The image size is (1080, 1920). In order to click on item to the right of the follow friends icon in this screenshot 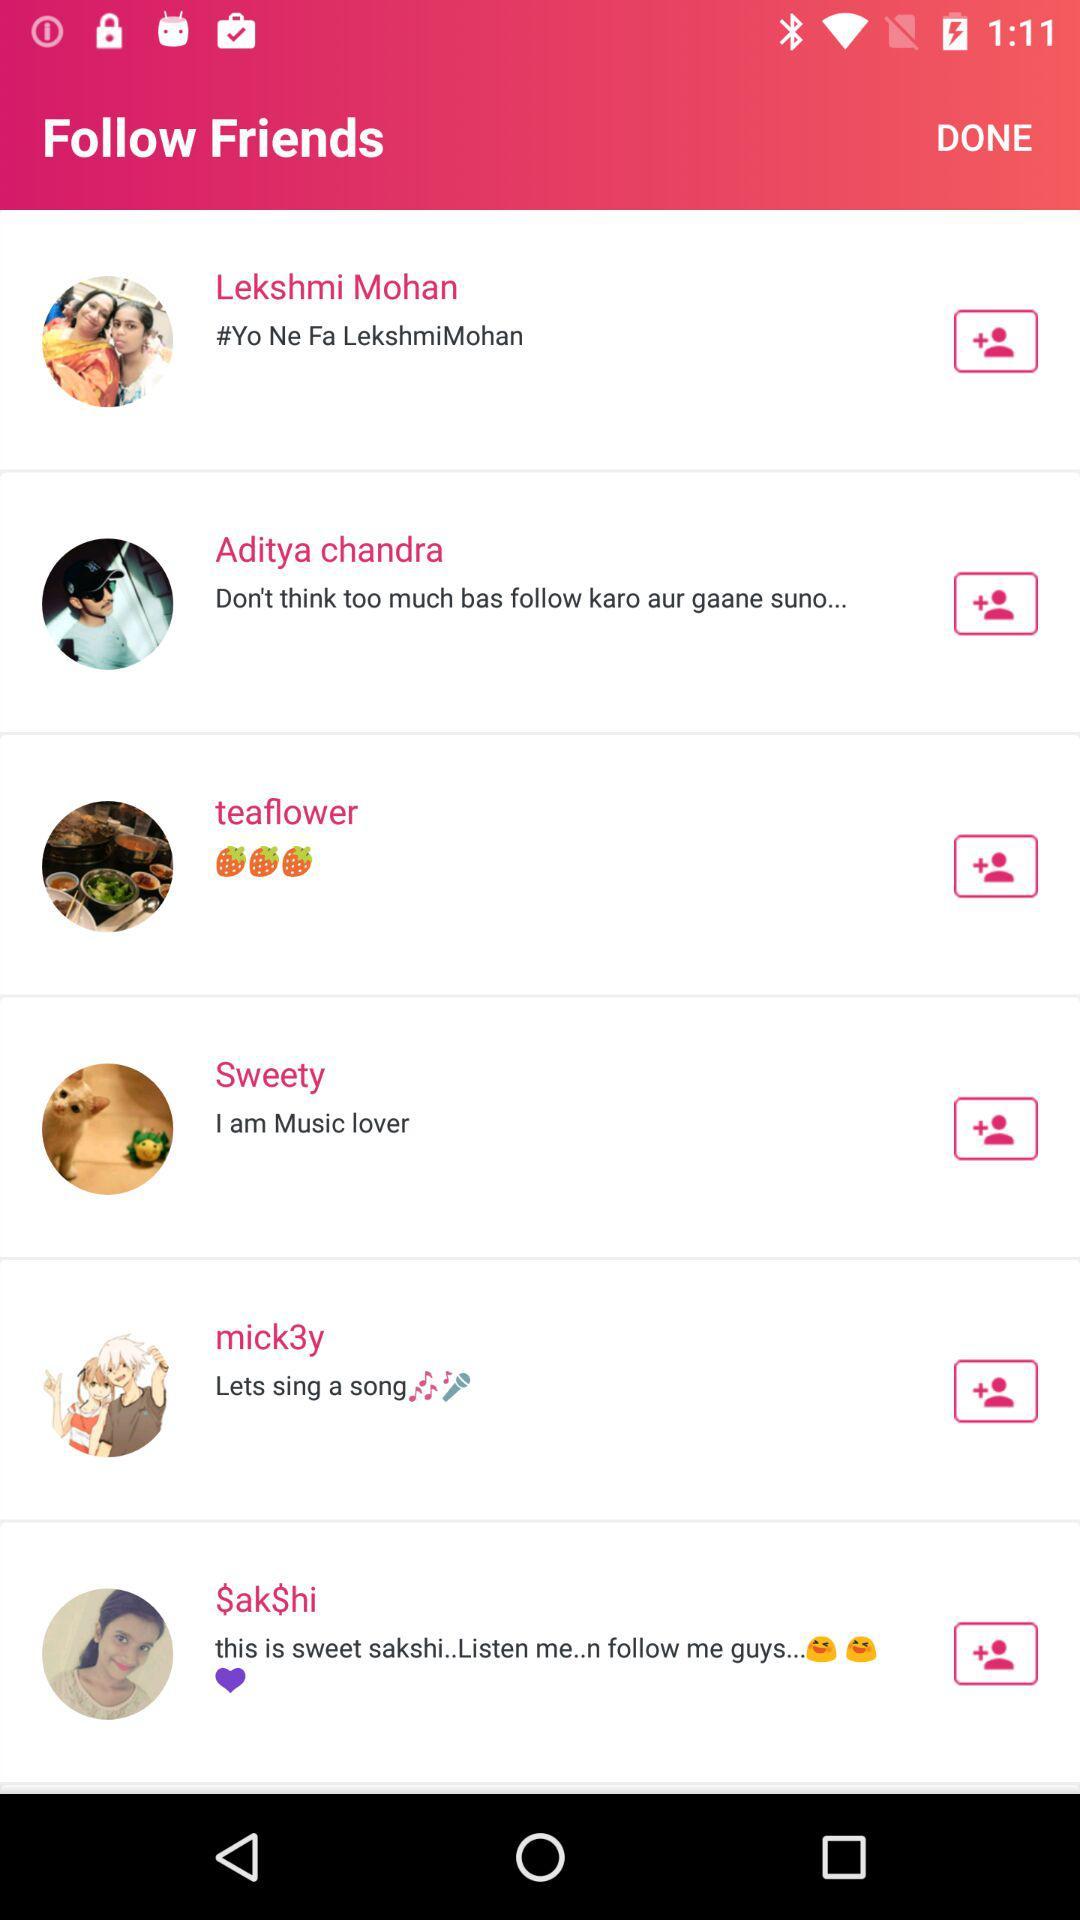, I will do `click(983, 135)`.